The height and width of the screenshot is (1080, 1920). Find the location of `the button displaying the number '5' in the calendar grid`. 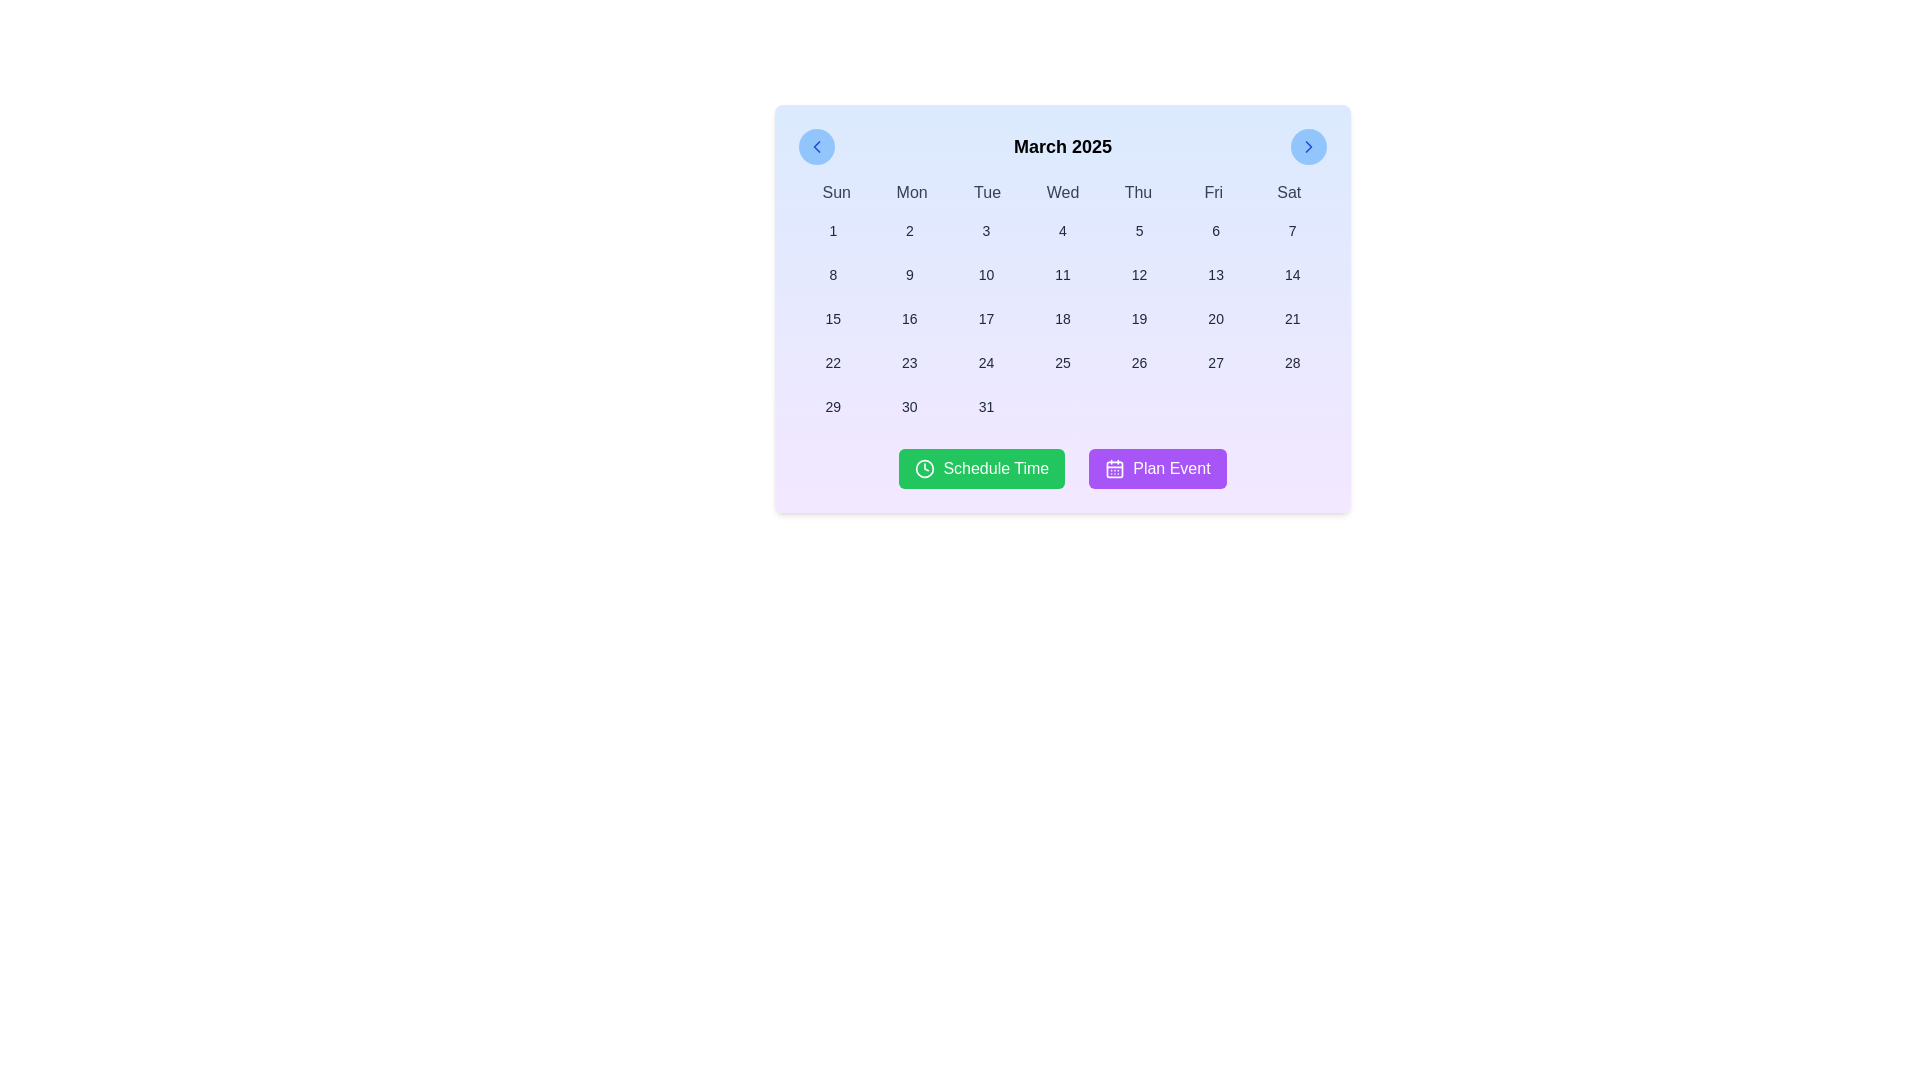

the button displaying the number '5' in the calendar grid is located at coordinates (1139, 230).